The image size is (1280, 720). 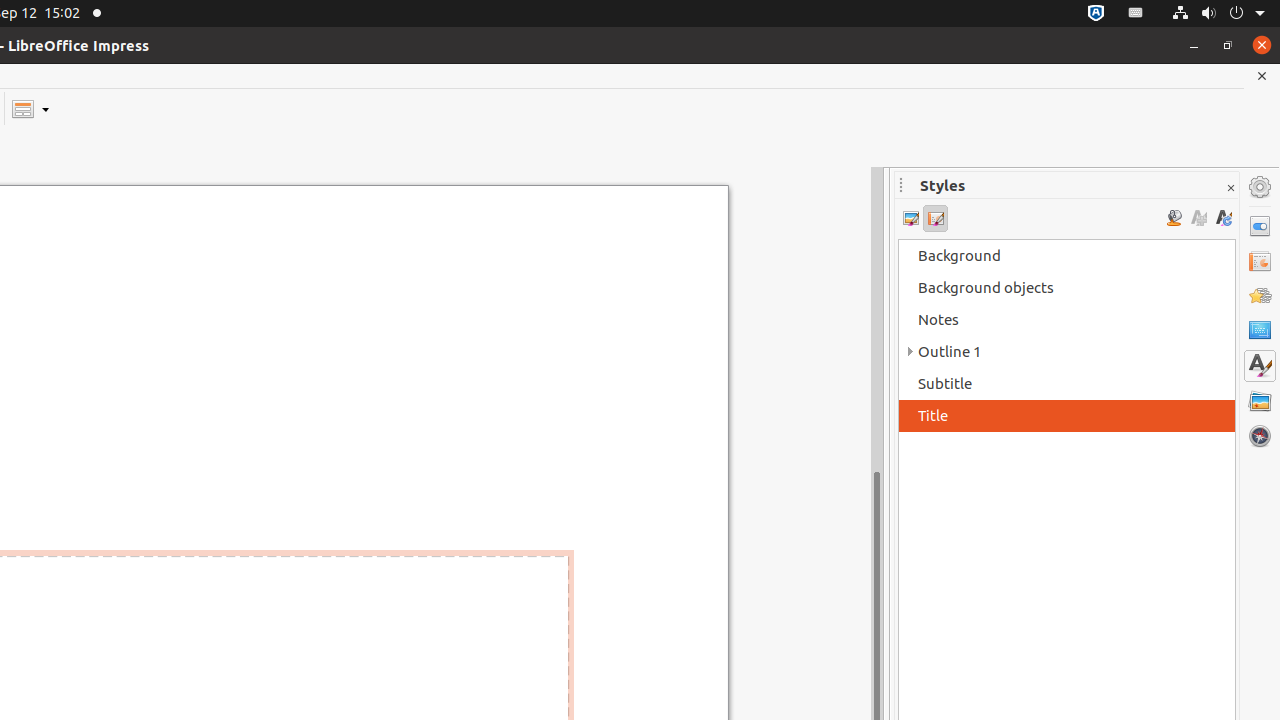 I want to click on 'Close Sidebar Deck', so click(x=1229, y=188).